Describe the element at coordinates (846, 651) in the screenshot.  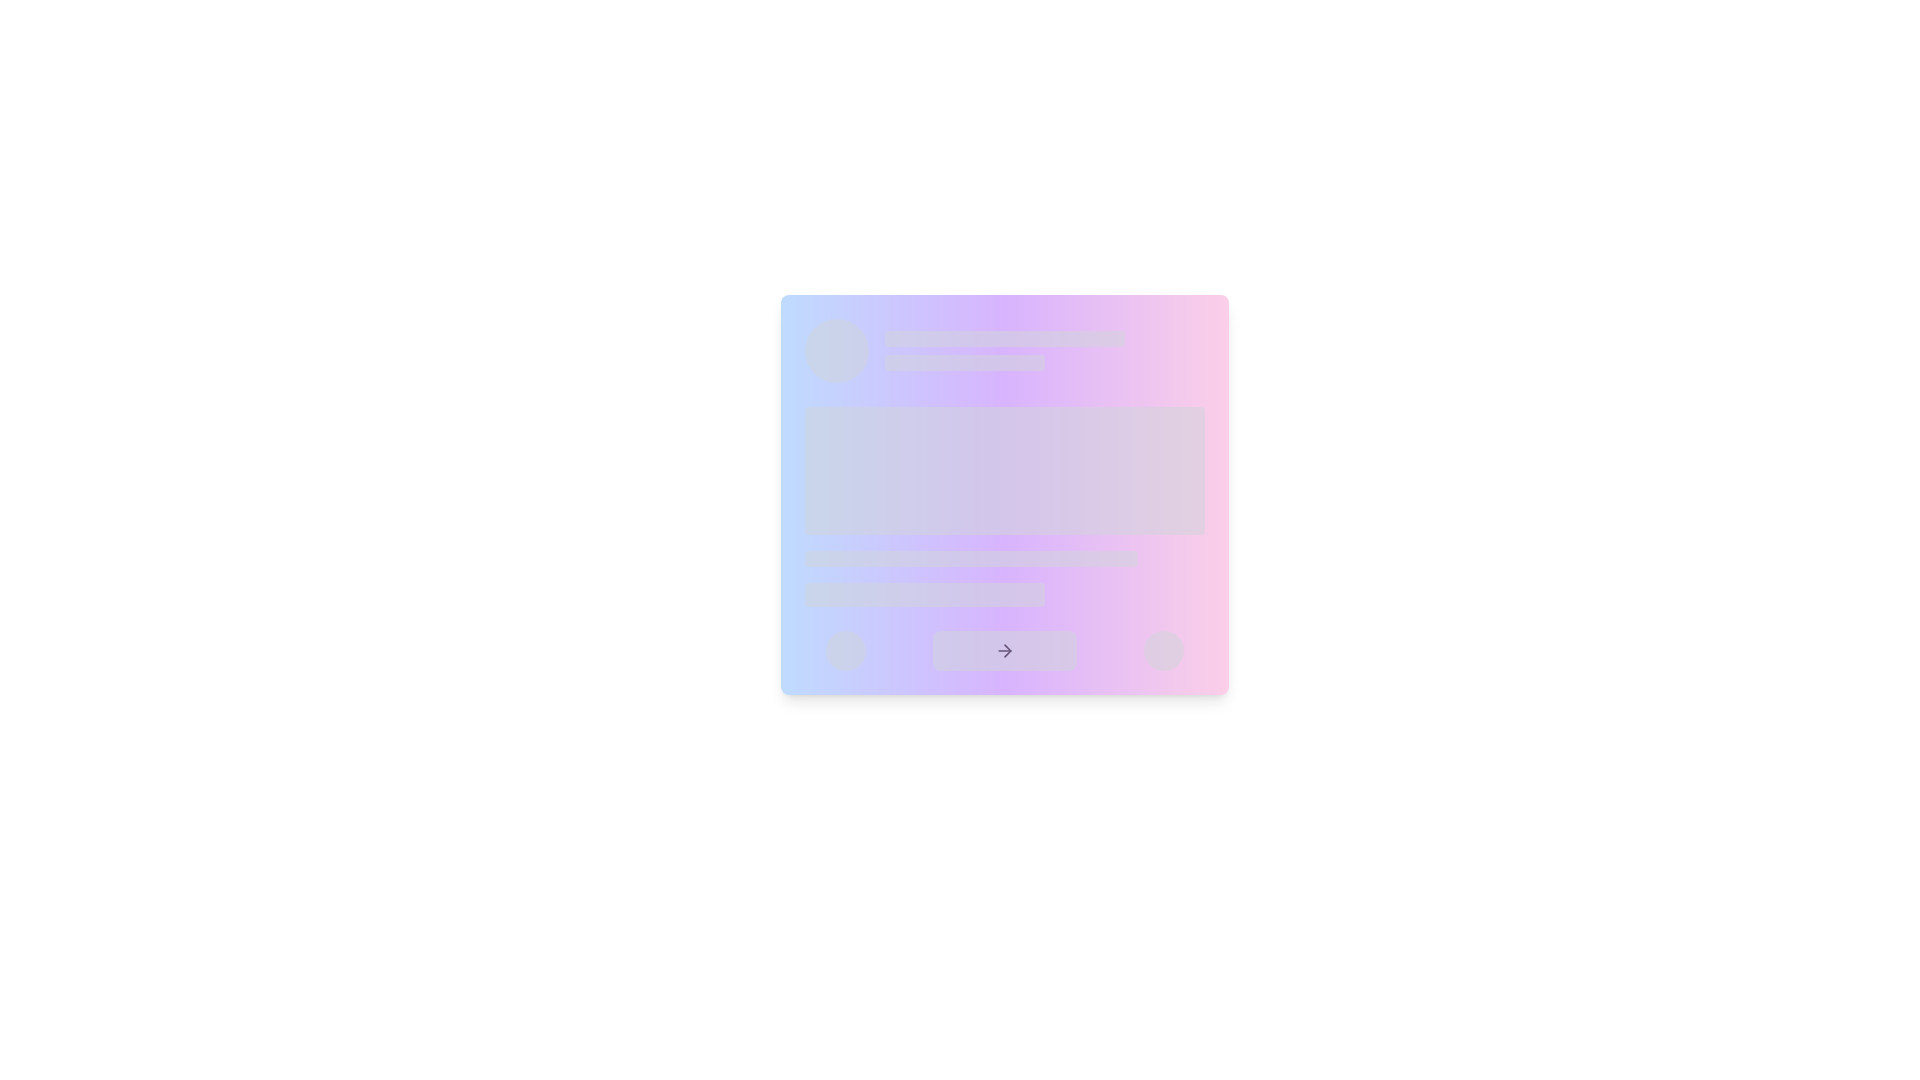
I see `the circular gray button located at the far left of the bottom row of interactive components` at that location.